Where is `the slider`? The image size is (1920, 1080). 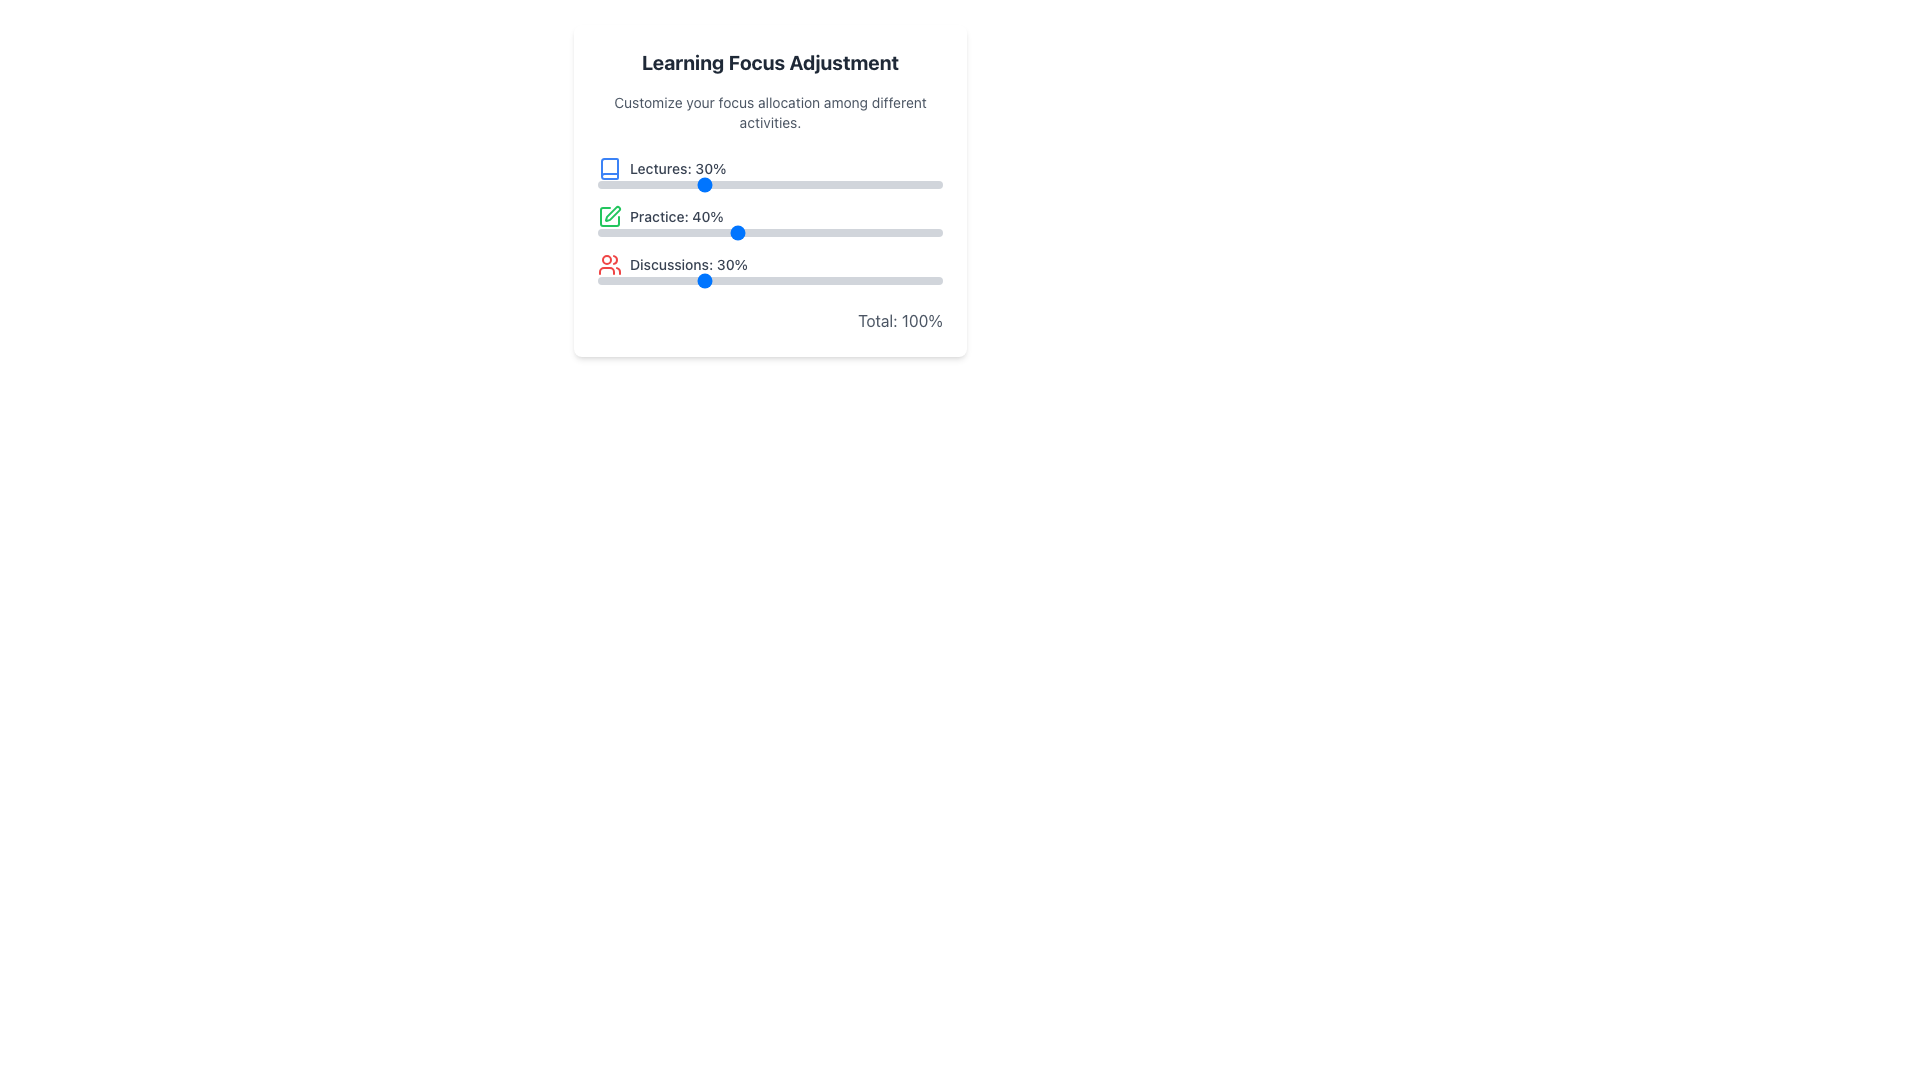 the slider is located at coordinates (808, 185).